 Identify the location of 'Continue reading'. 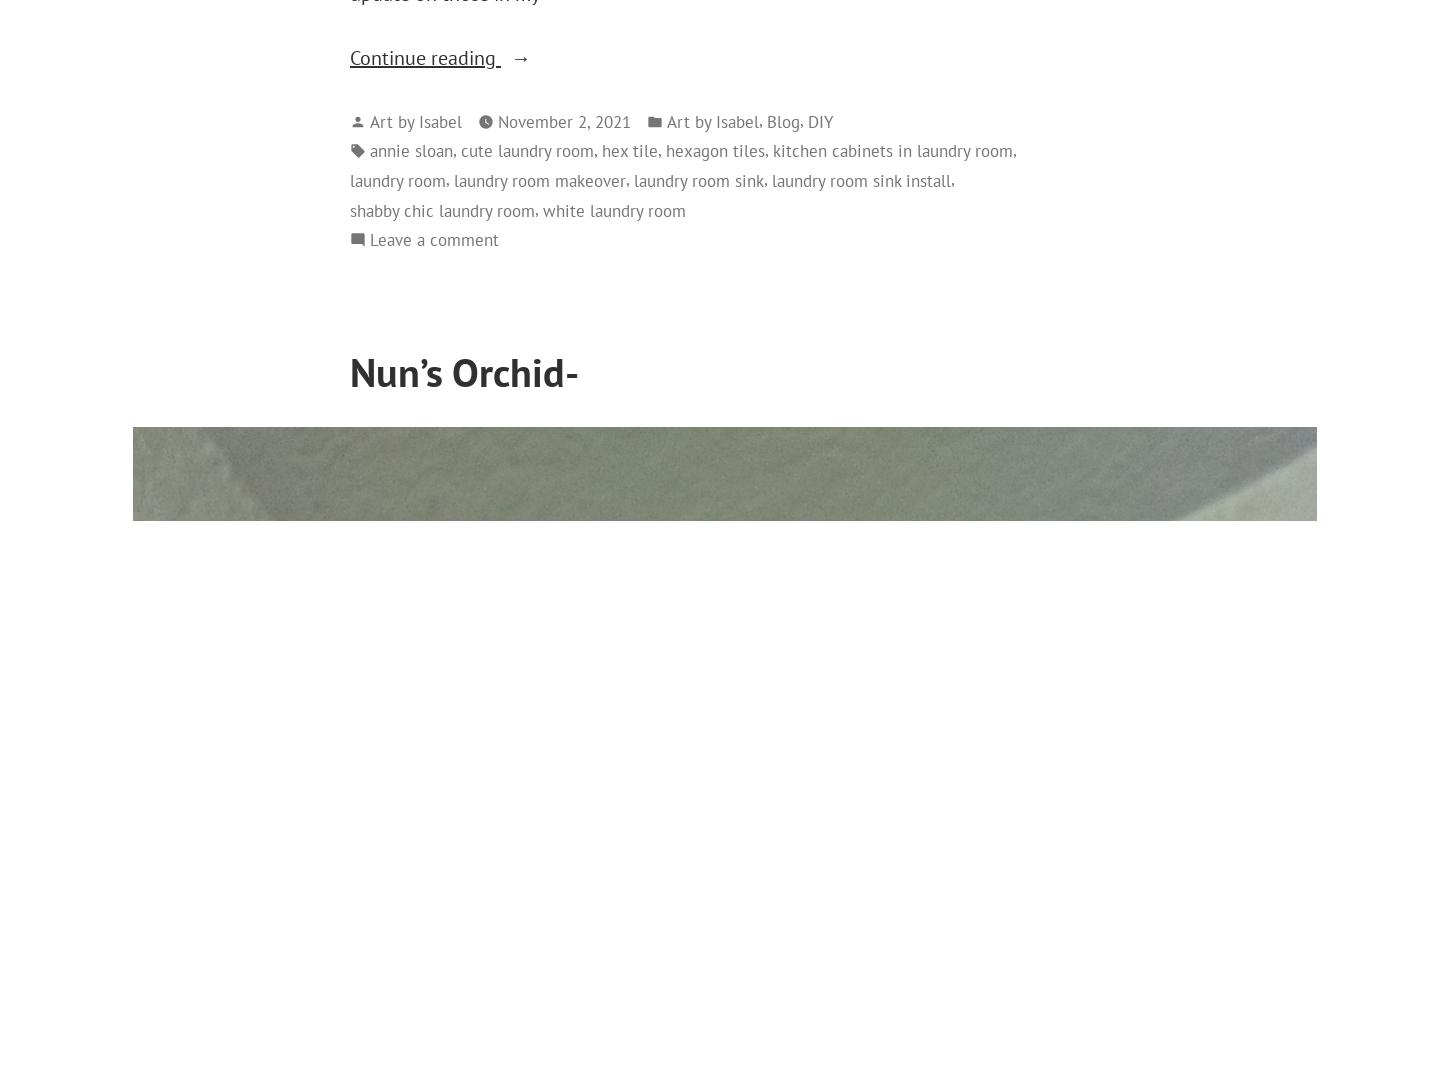
(350, 57).